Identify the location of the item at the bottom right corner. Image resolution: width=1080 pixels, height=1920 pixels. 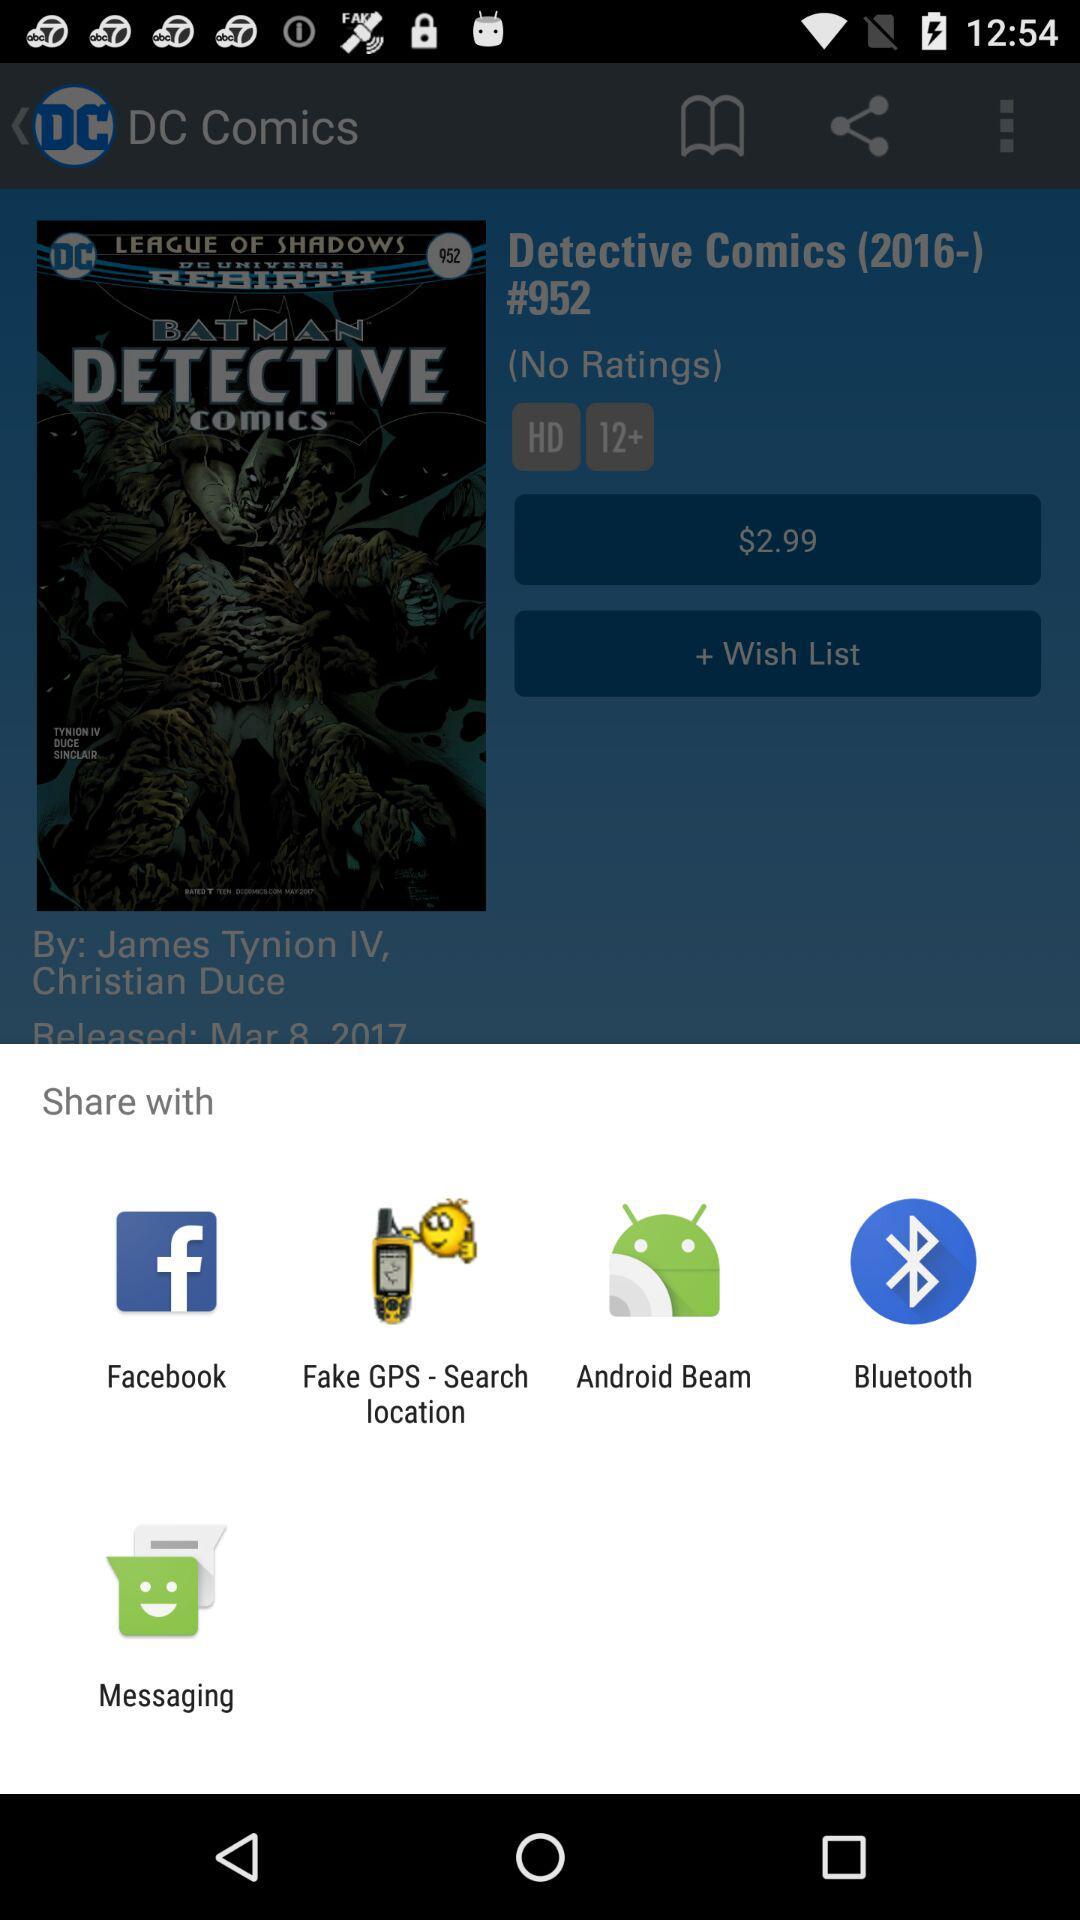
(913, 1392).